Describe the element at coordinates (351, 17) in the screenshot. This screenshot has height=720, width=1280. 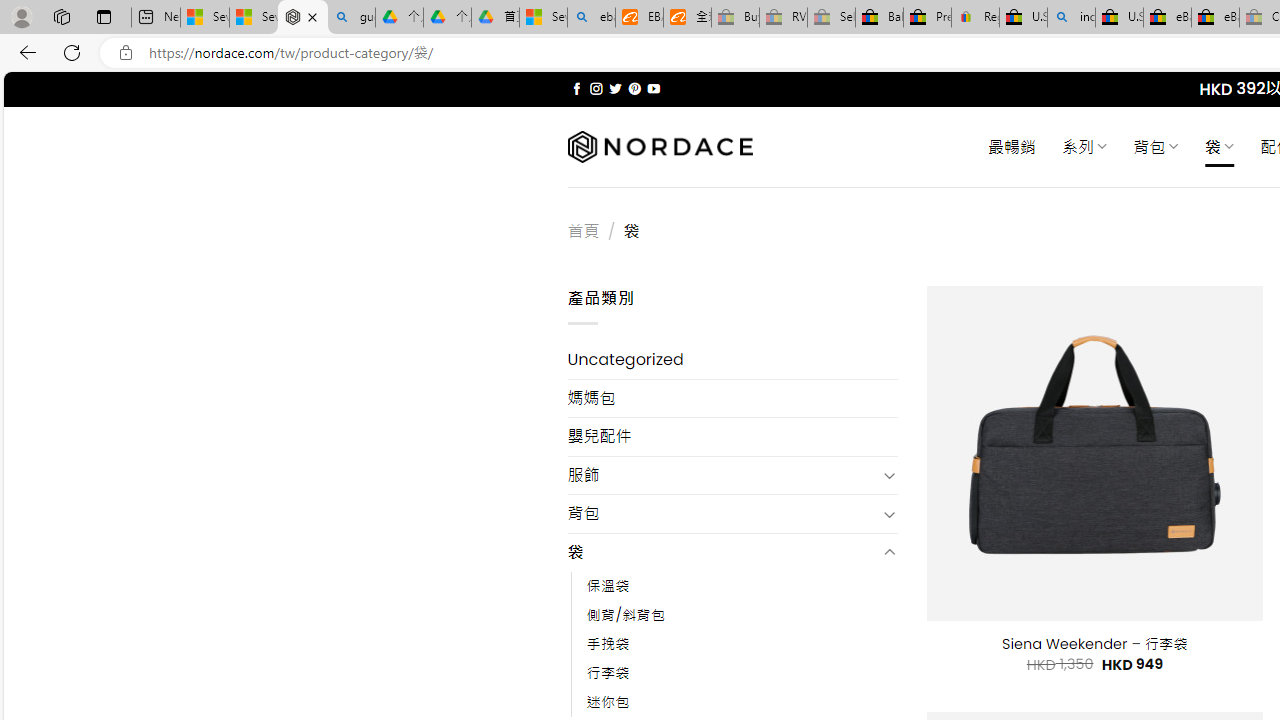
I see `'guge yunpan - Search'` at that location.